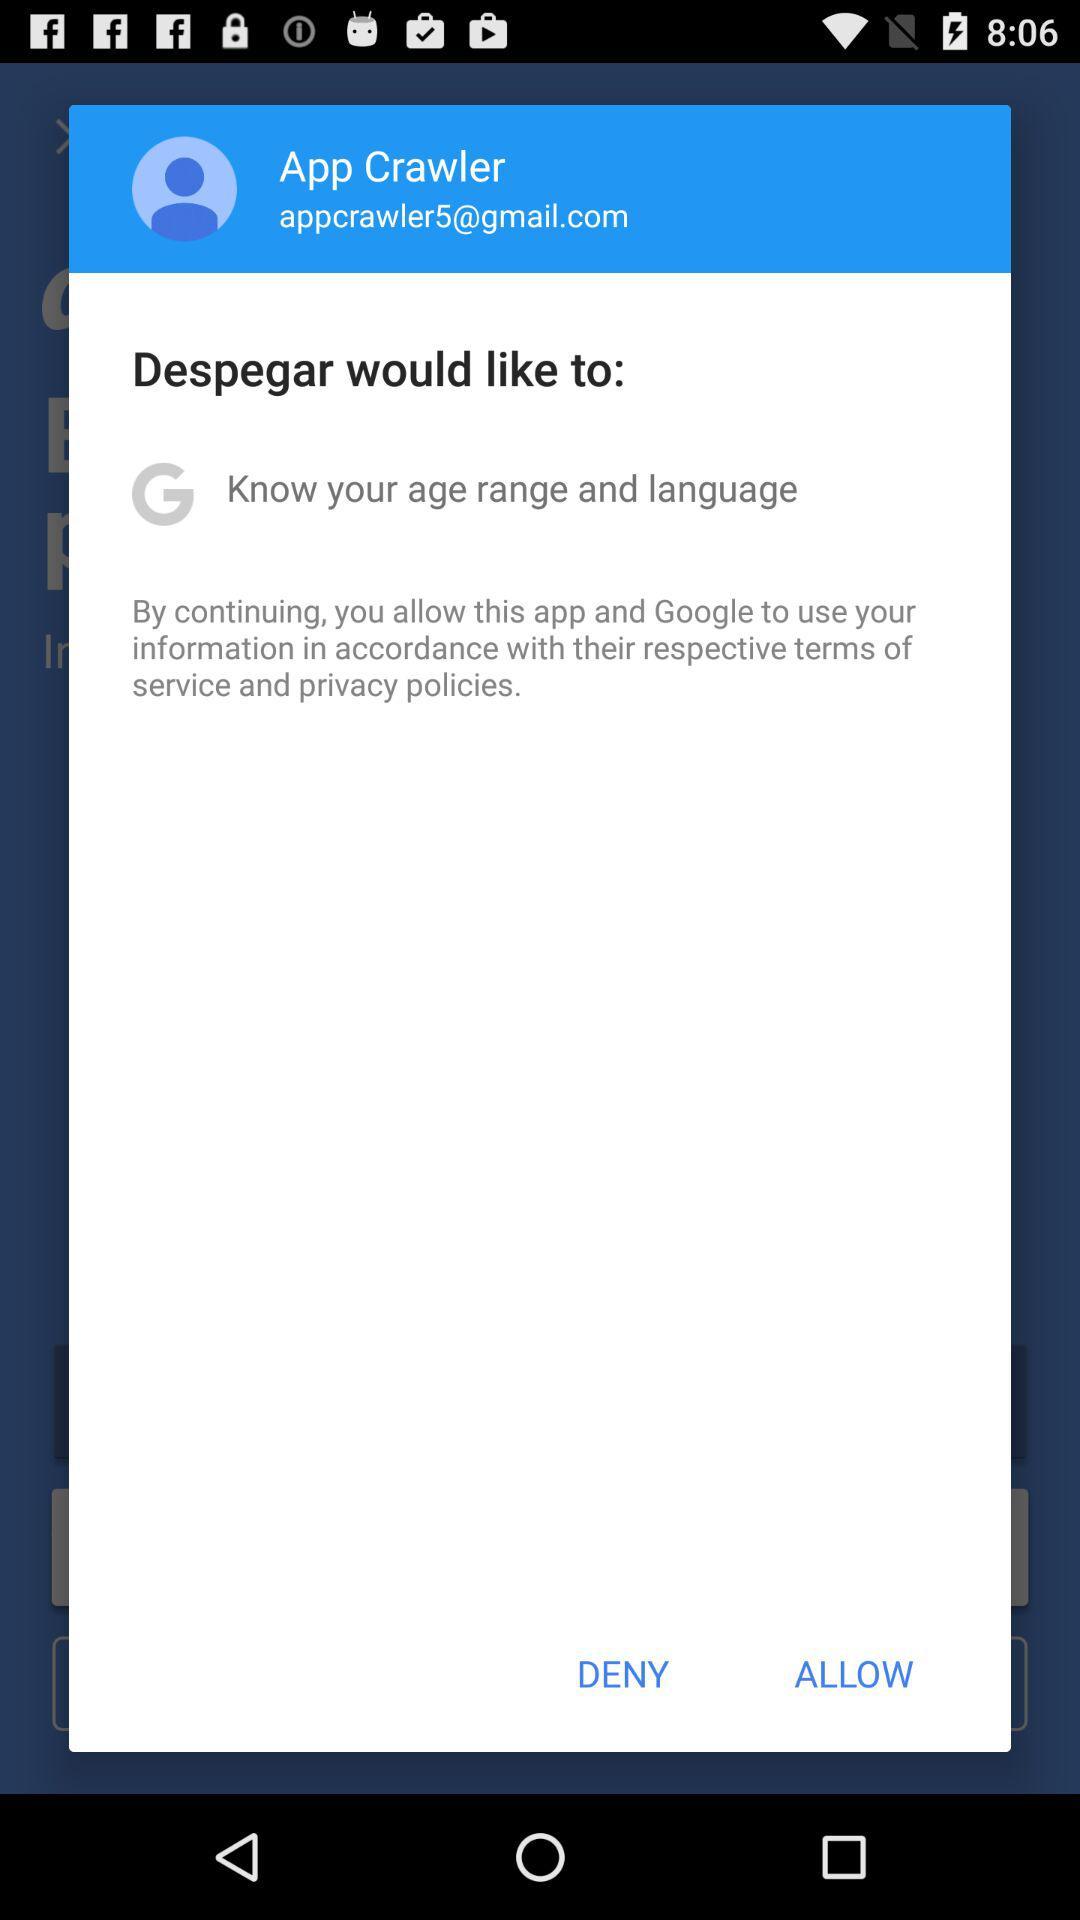 The width and height of the screenshot is (1080, 1920). Describe the element at coordinates (184, 188) in the screenshot. I see `the item to the left of app crawler app` at that location.